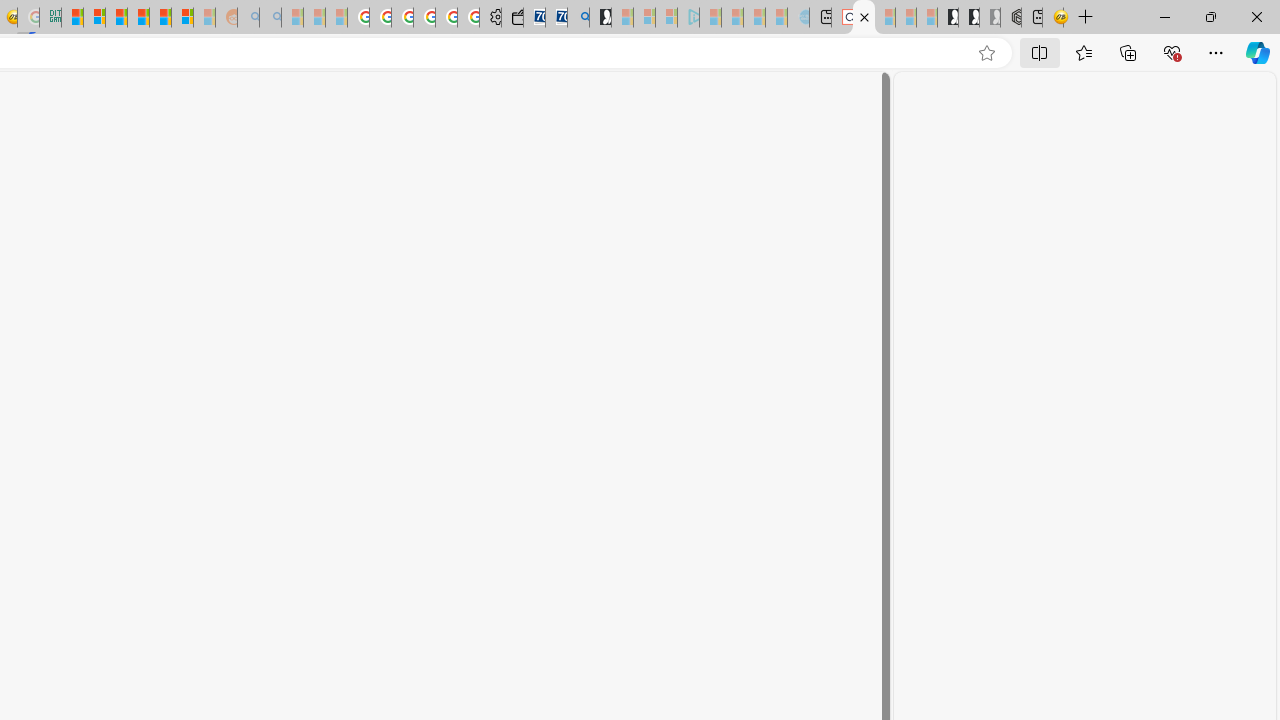 Image resolution: width=1280 pixels, height=720 pixels. I want to click on 'Wallet', so click(512, 17).